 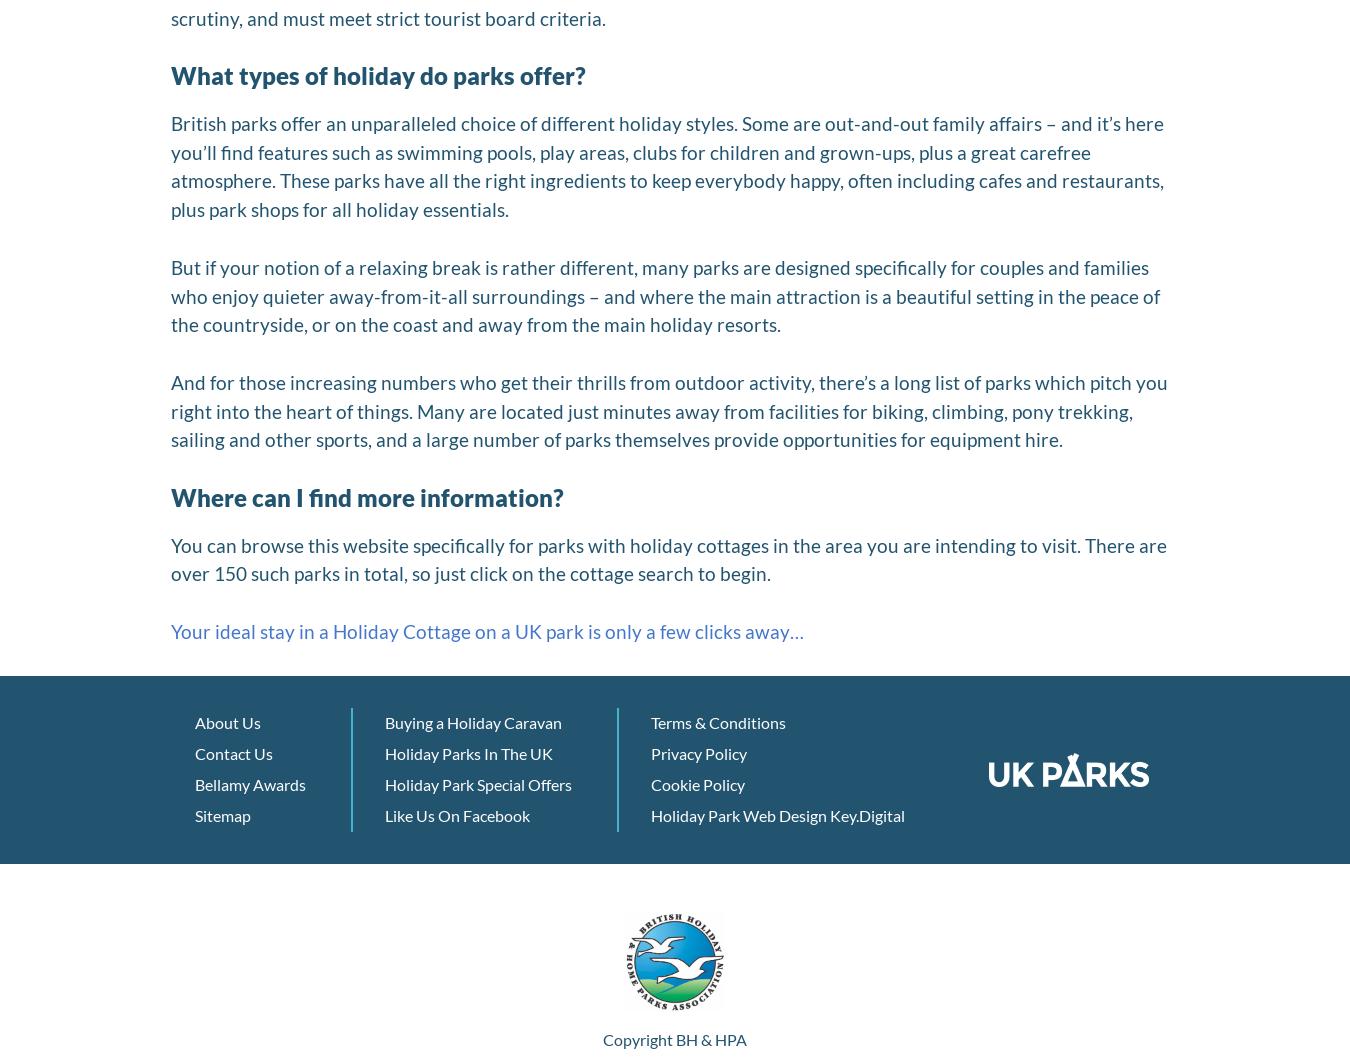 I want to click on 'Sitemap', so click(x=223, y=815).